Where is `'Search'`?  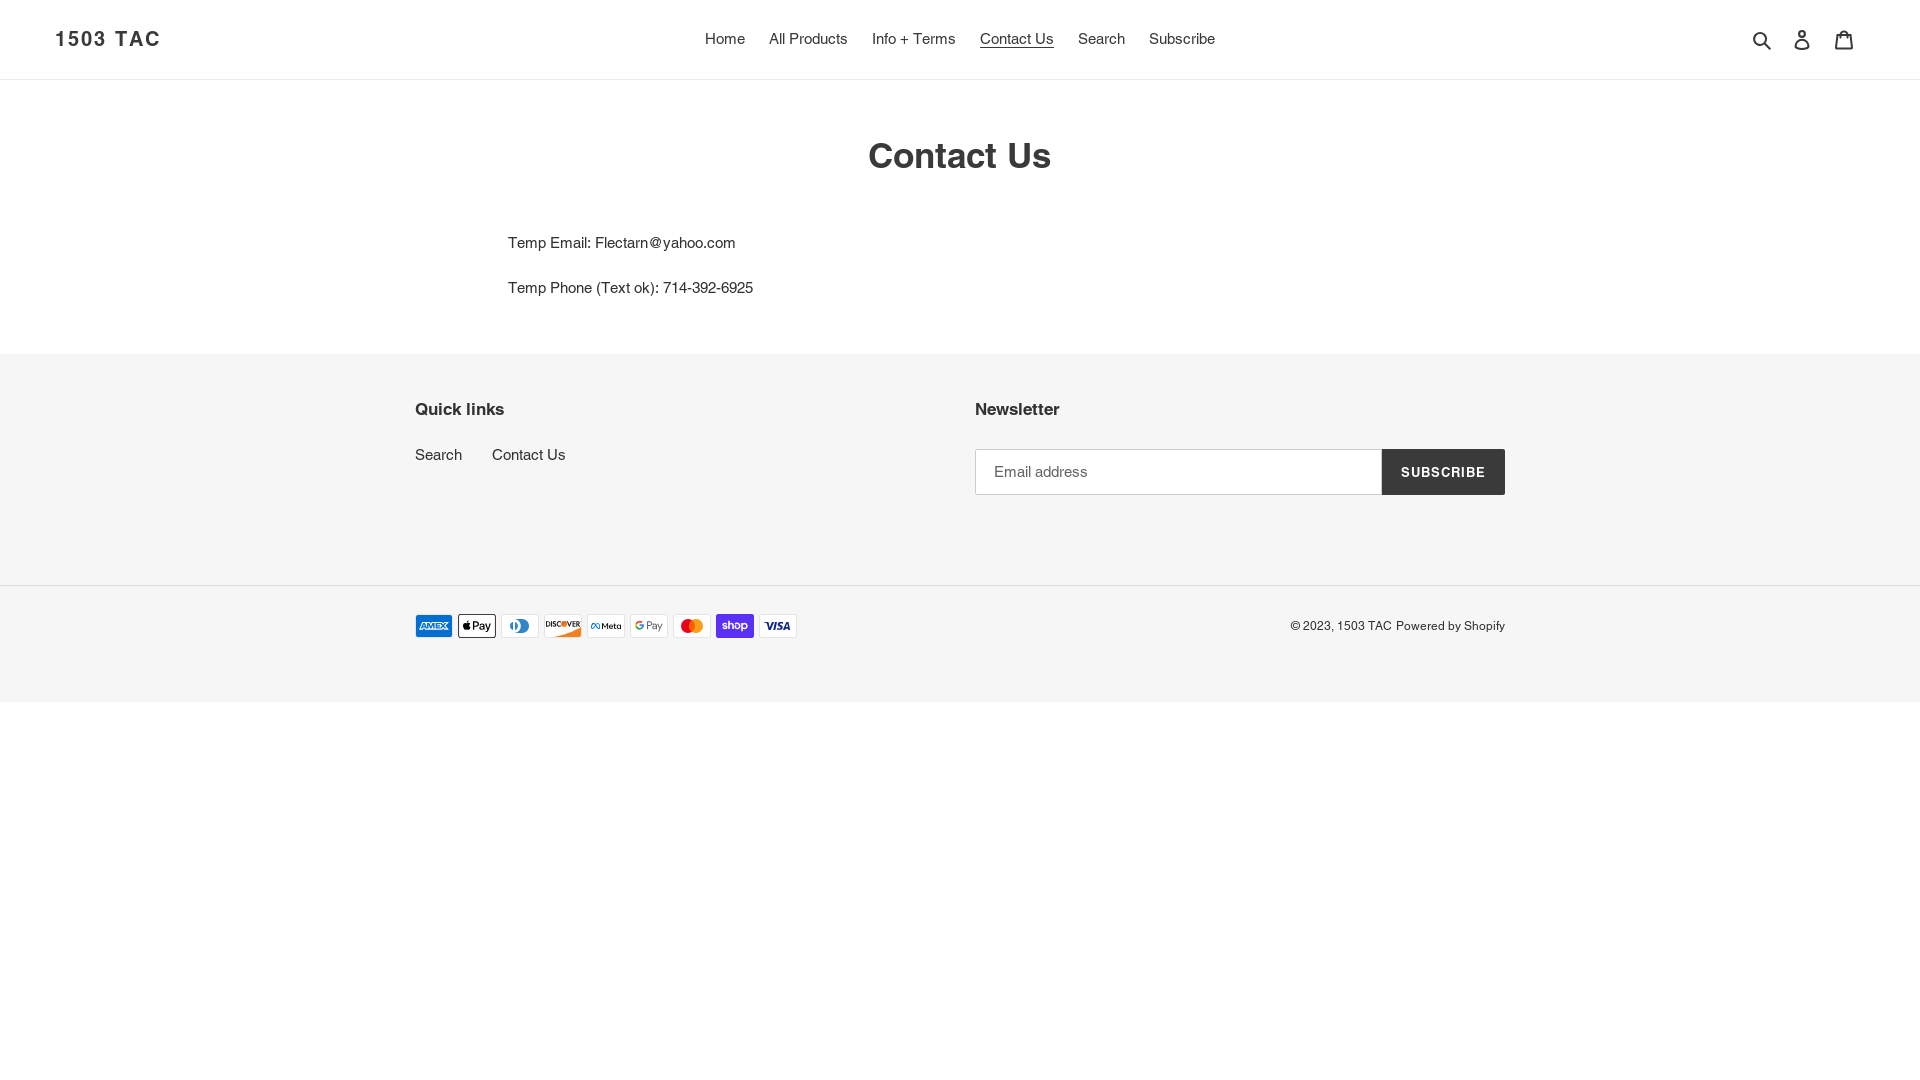 'Search' is located at coordinates (437, 454).